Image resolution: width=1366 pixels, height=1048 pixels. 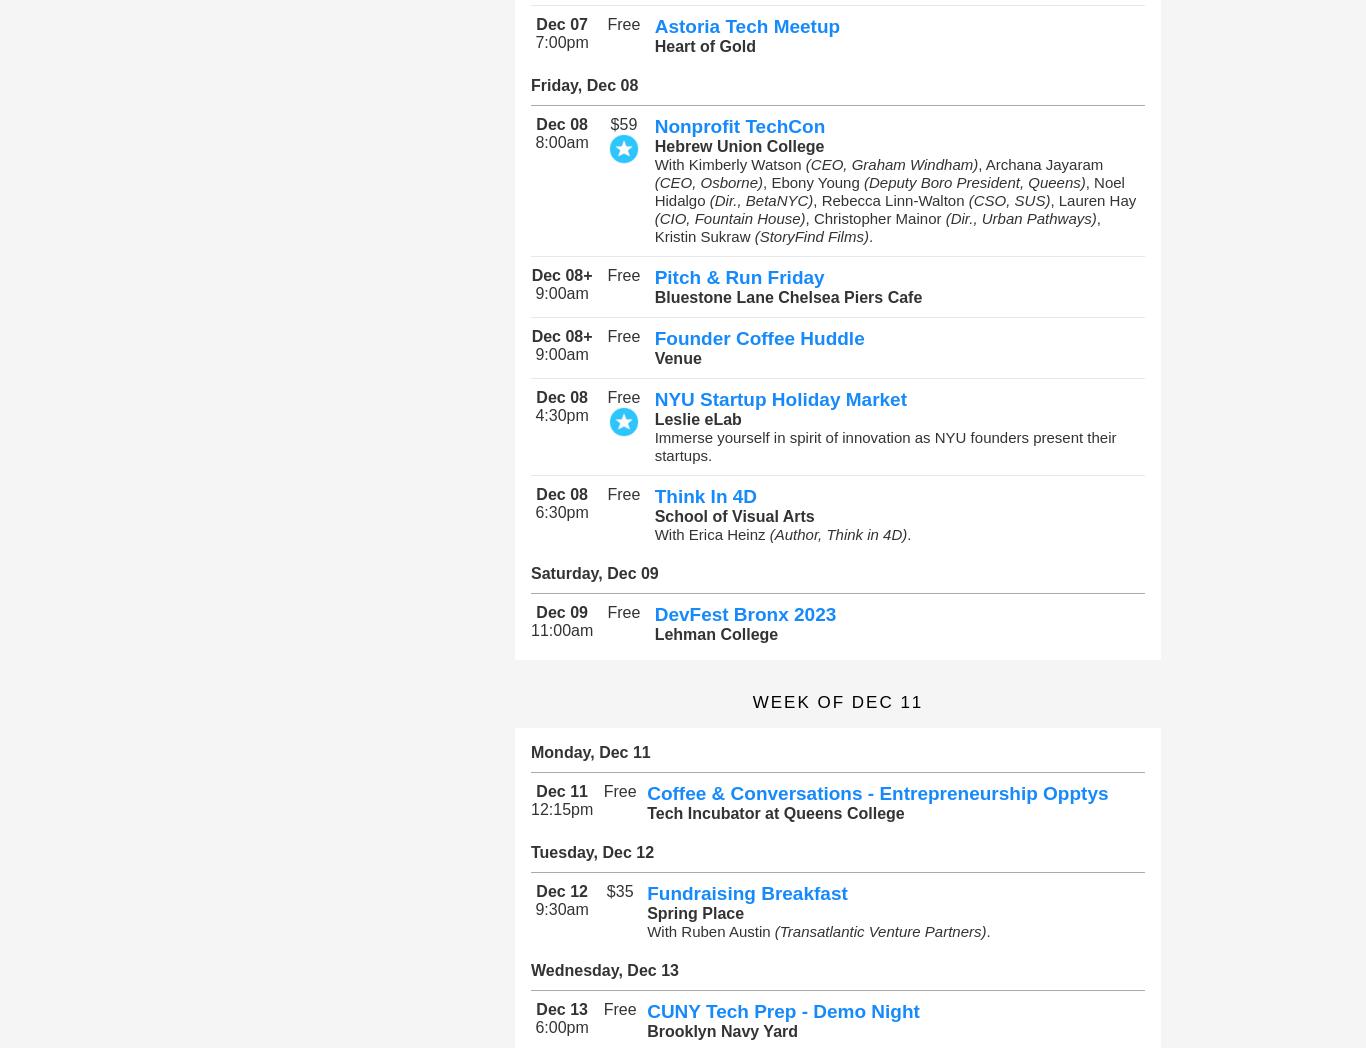 What do you see at coordinates (1020, 217) in the screenshot?
I see `'(Dir., Urban Pathways)'` at bounding box center [1020, 217].